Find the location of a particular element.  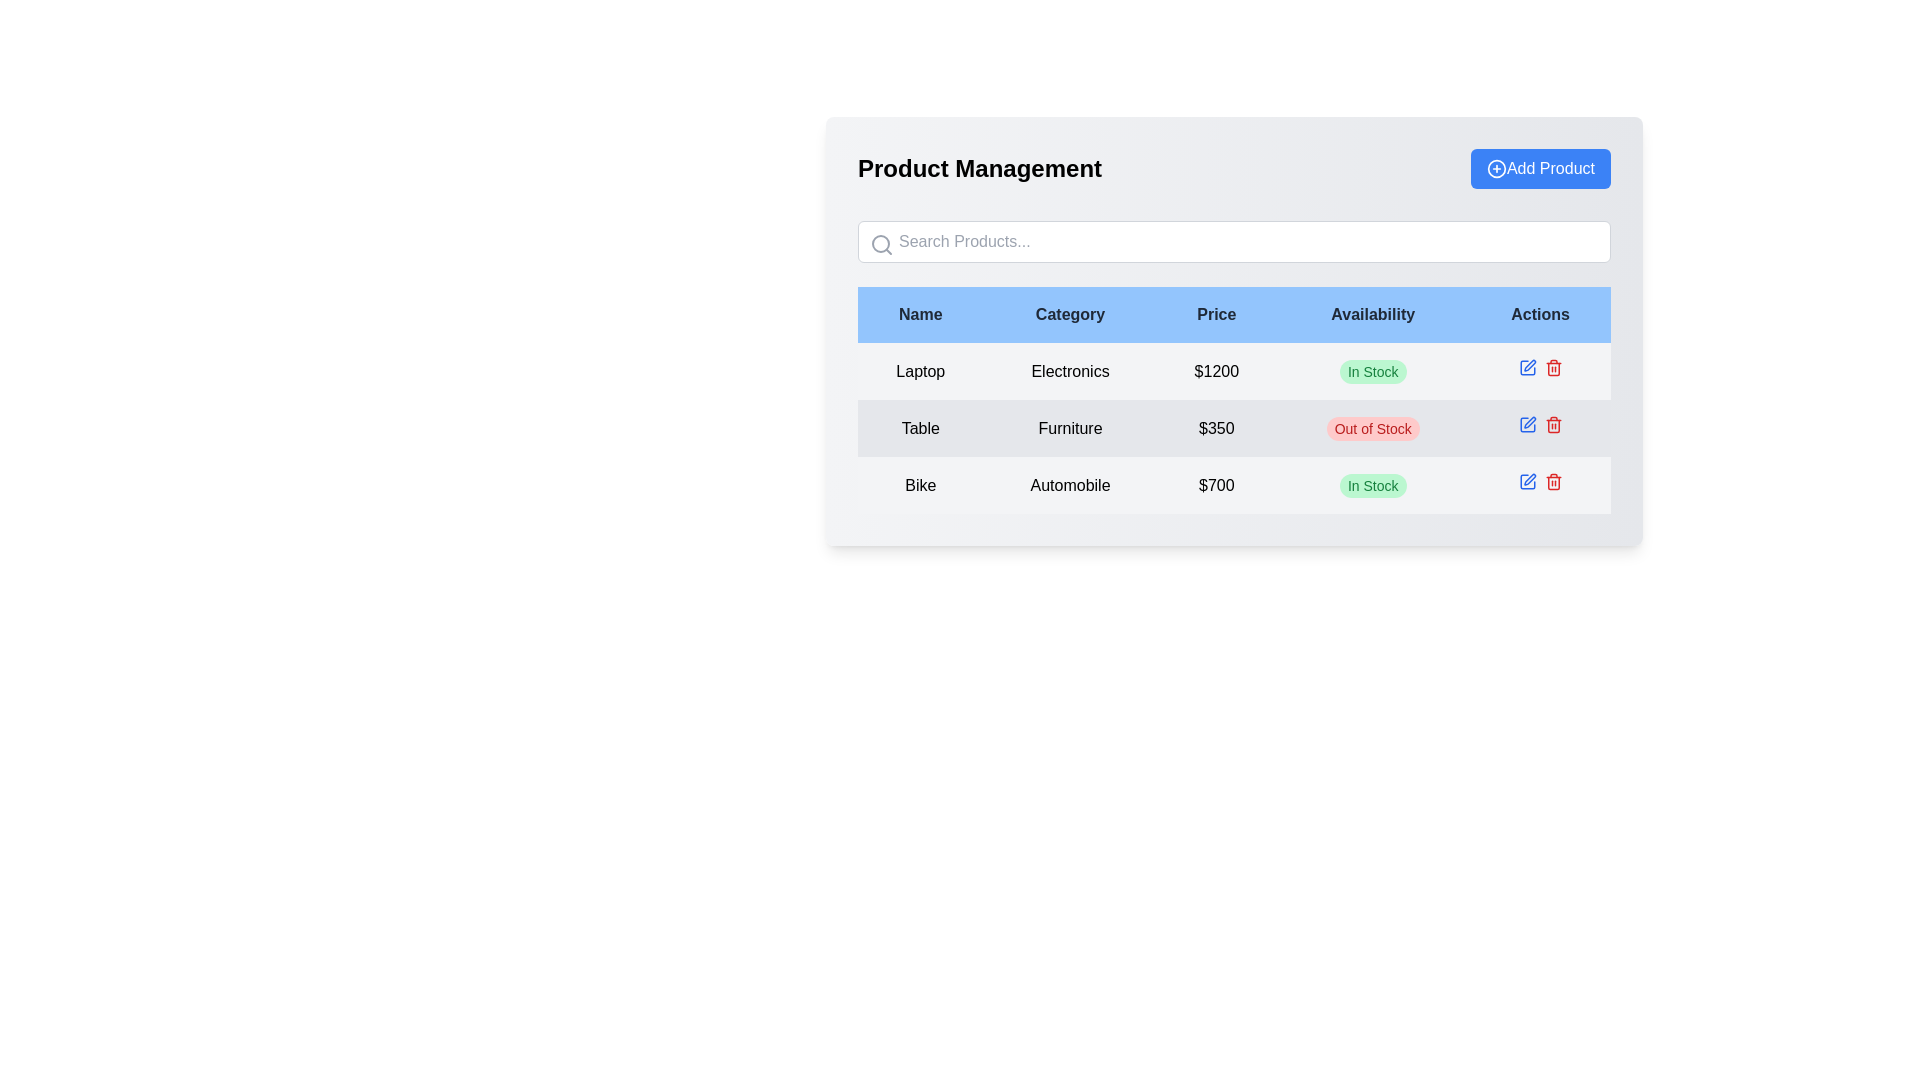

the static text label displaying 'Furniture' in black font, which is located in the second column under the 'Category' heading and to the right of the 'Table' label is located at coordinates (1069, 427).